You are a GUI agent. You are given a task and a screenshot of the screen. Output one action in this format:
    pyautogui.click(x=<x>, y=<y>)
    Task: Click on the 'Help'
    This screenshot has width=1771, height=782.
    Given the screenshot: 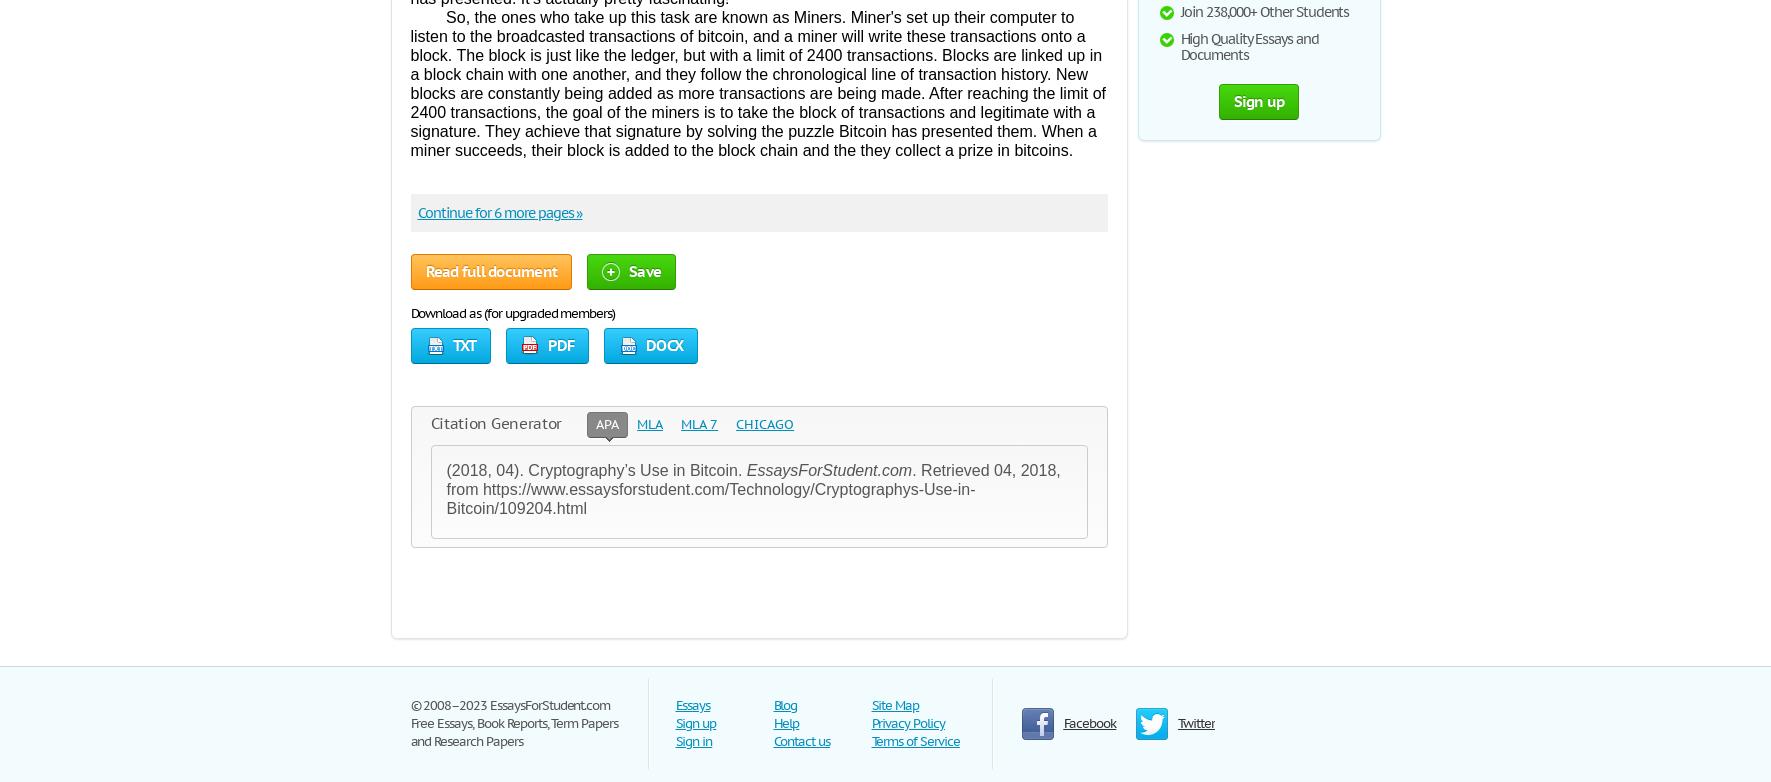 What is the action you would take?
    pyautogui.click(x=772, y=722)
    